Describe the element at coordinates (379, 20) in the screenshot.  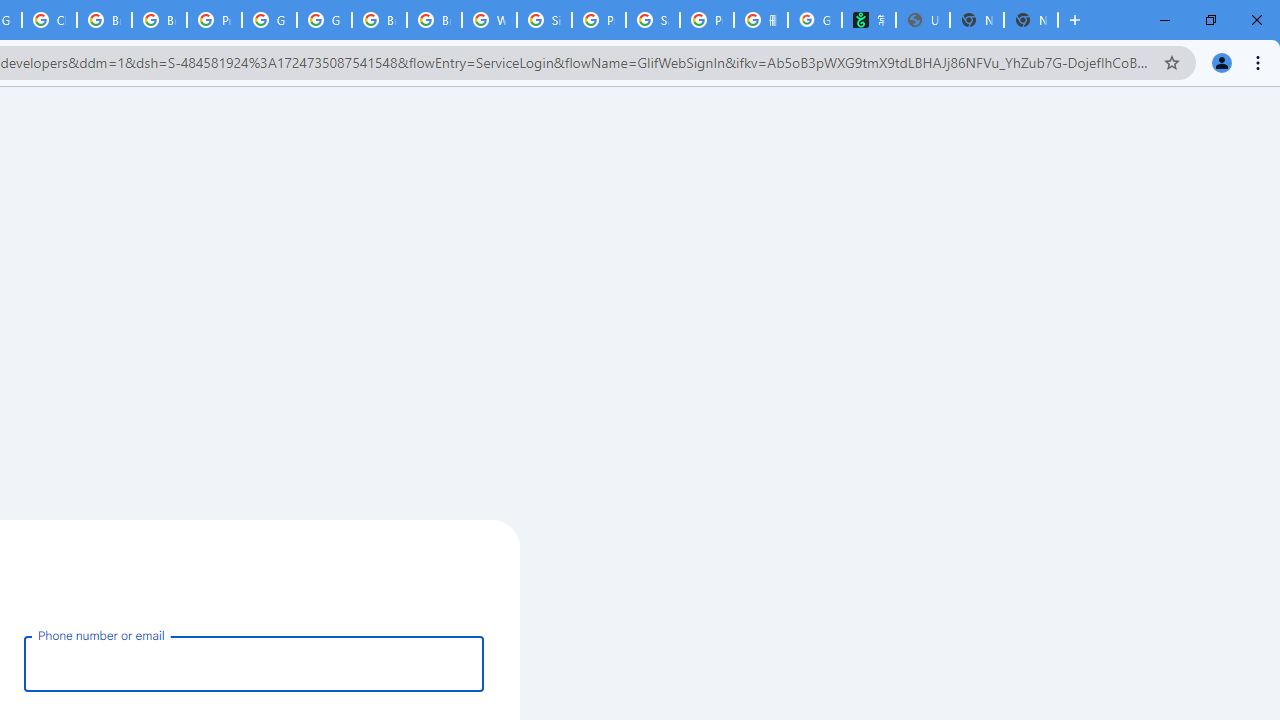
I see `'Browse Chrome as a guest - Computer - Google Chrome Help'` at that location.